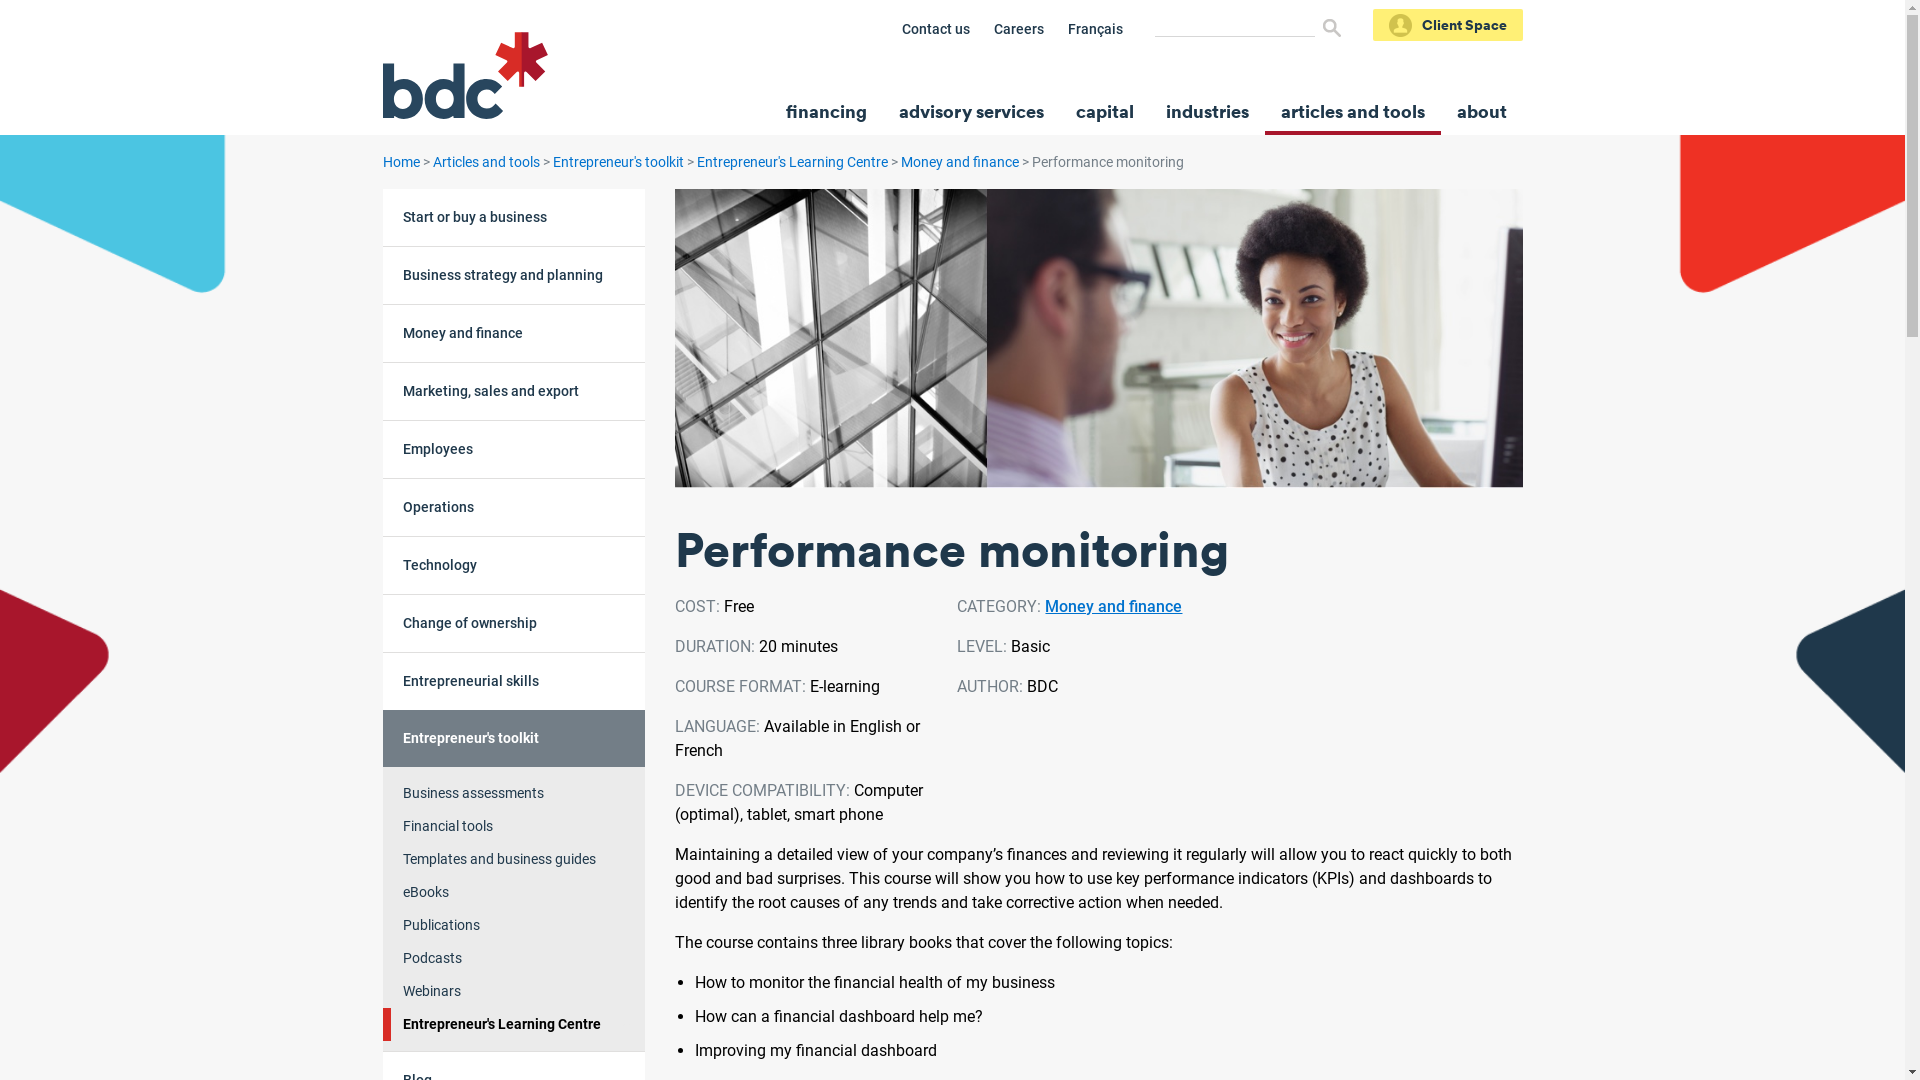 Image resolution: width=1920 pixels, height=1080 pixels. I want to click on 'capital', so click(1103, 111).